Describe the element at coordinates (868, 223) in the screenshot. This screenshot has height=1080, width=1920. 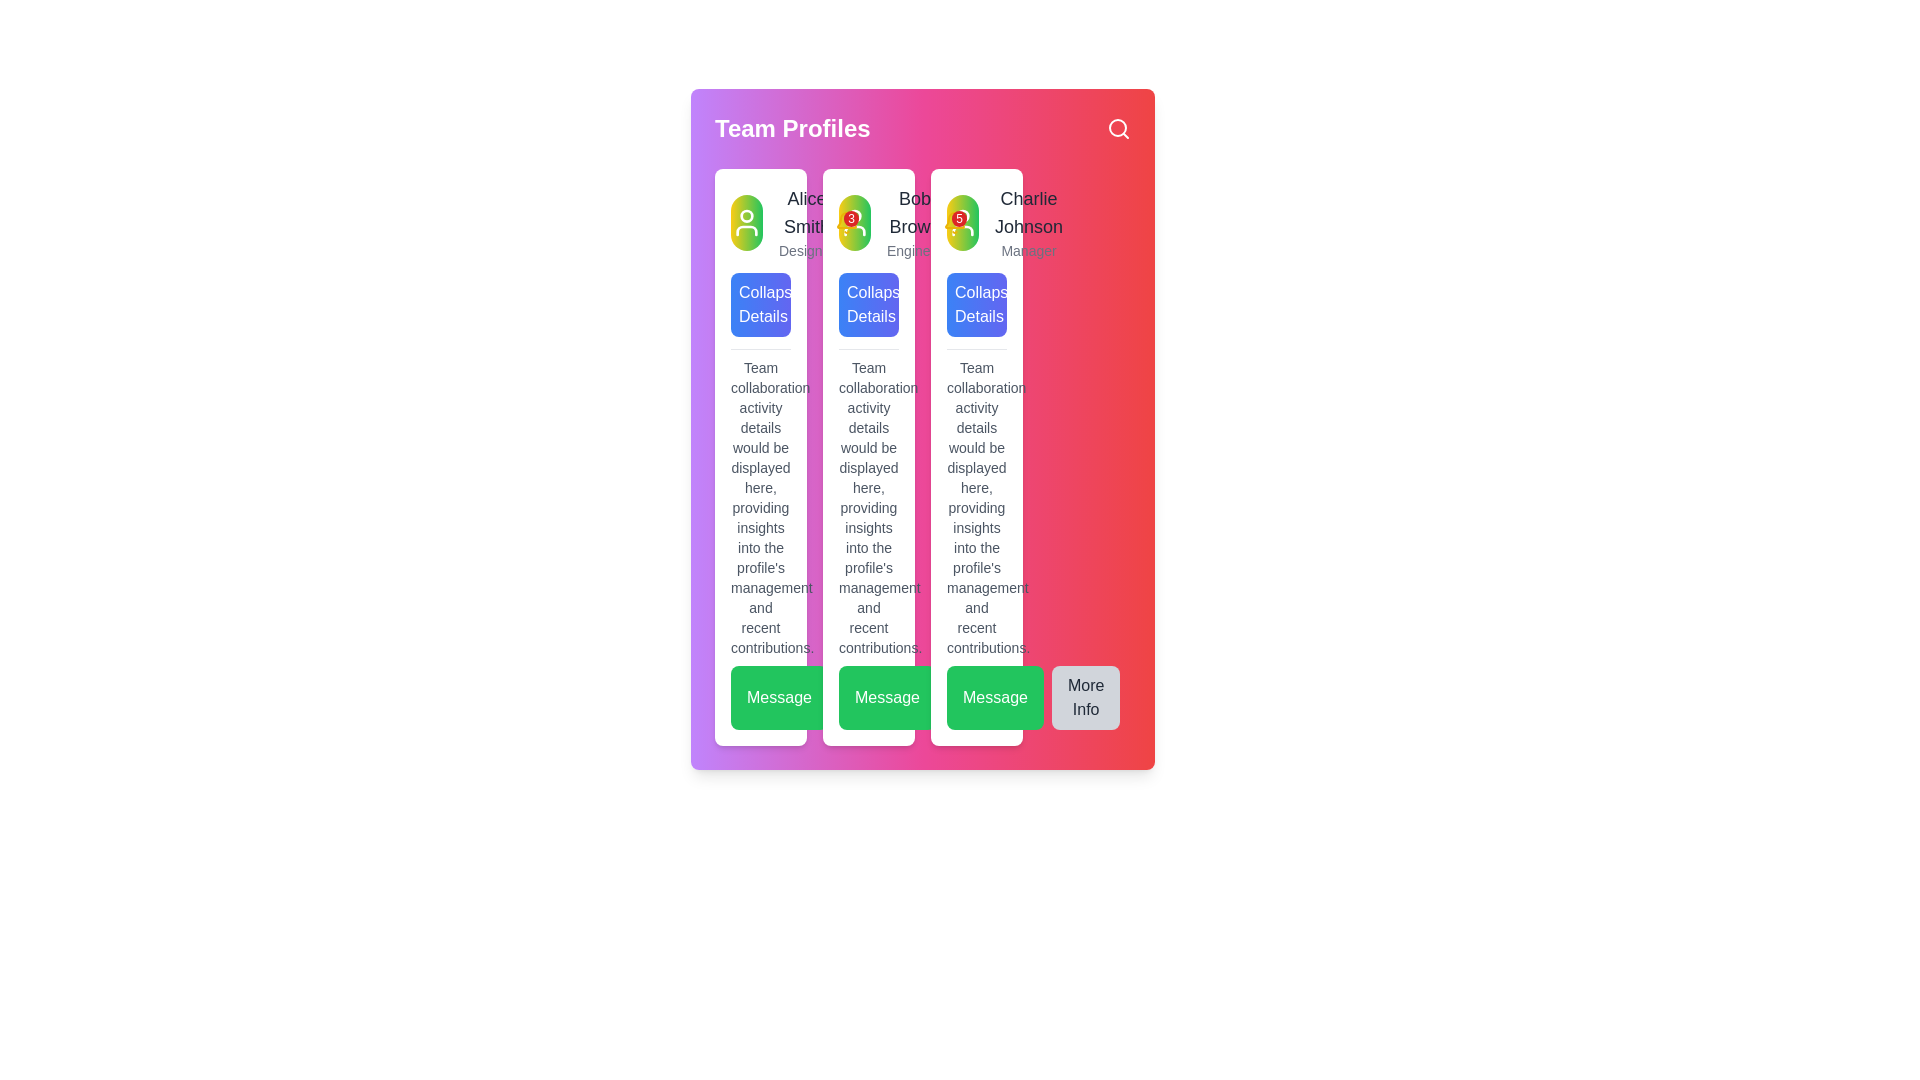
I see `the notification count on the Badge associated with user profile 'Bob Brown' located in the 'Team Profiles' section` at that location.